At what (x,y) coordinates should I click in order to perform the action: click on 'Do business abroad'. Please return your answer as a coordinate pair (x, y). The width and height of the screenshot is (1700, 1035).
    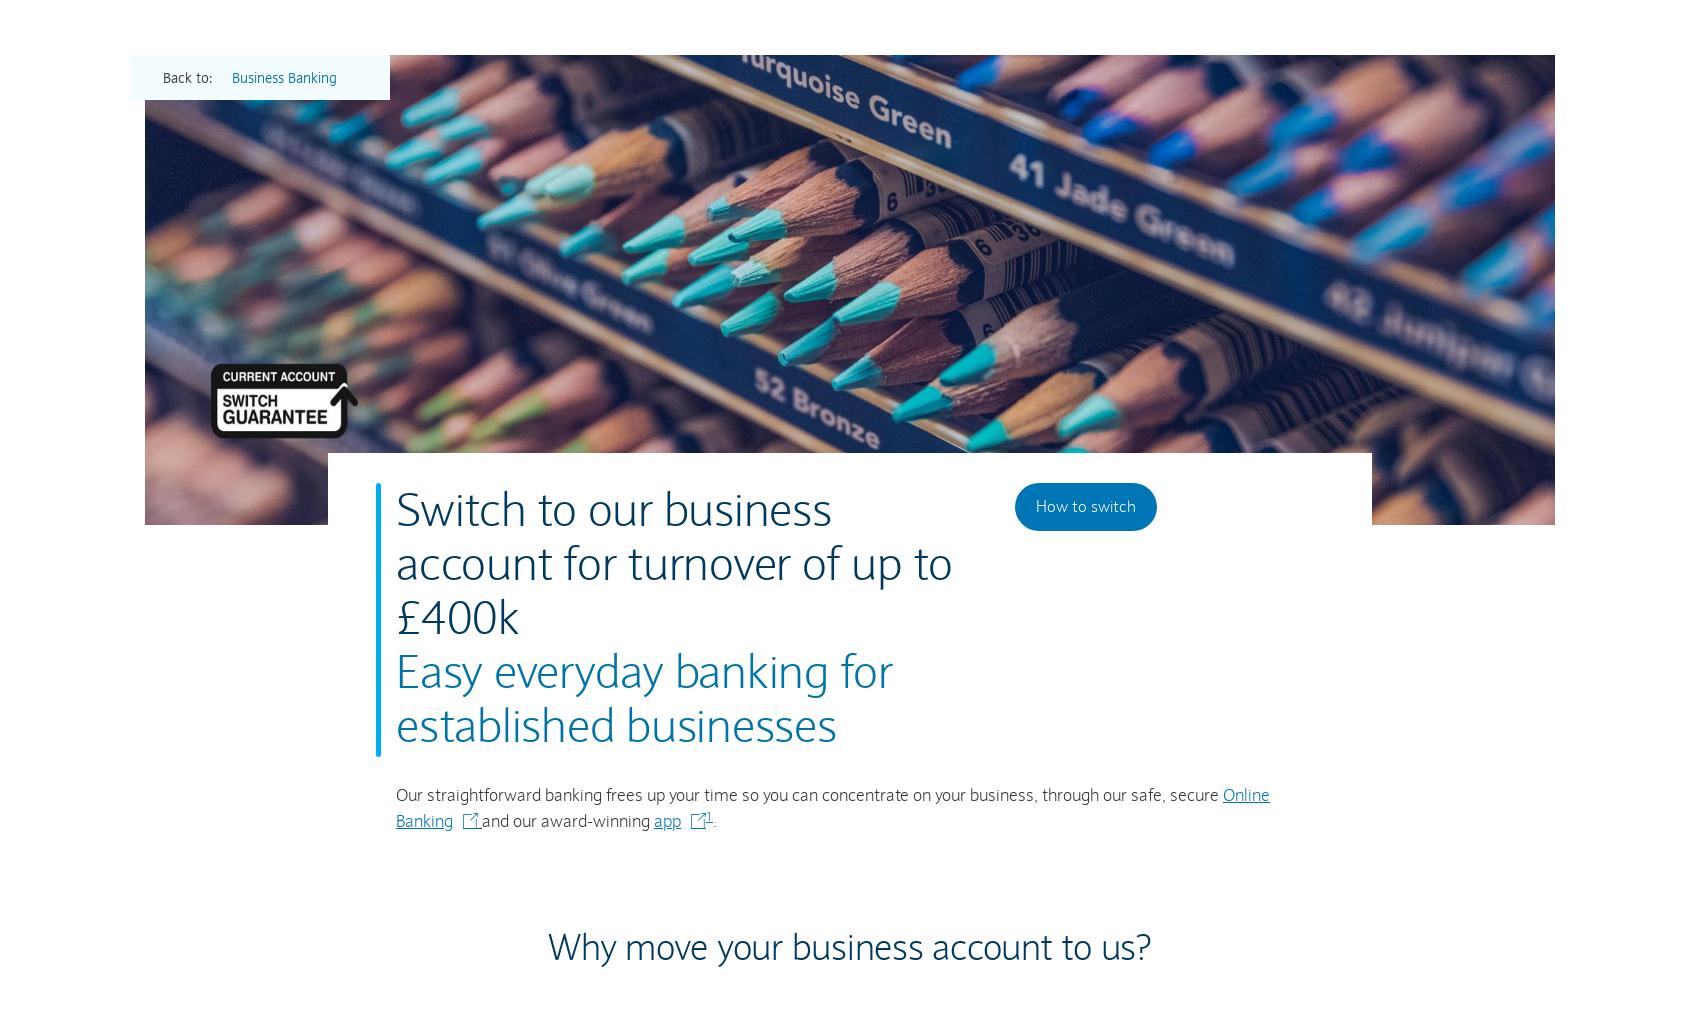
    Looking at the image, I should click on (815, 378).